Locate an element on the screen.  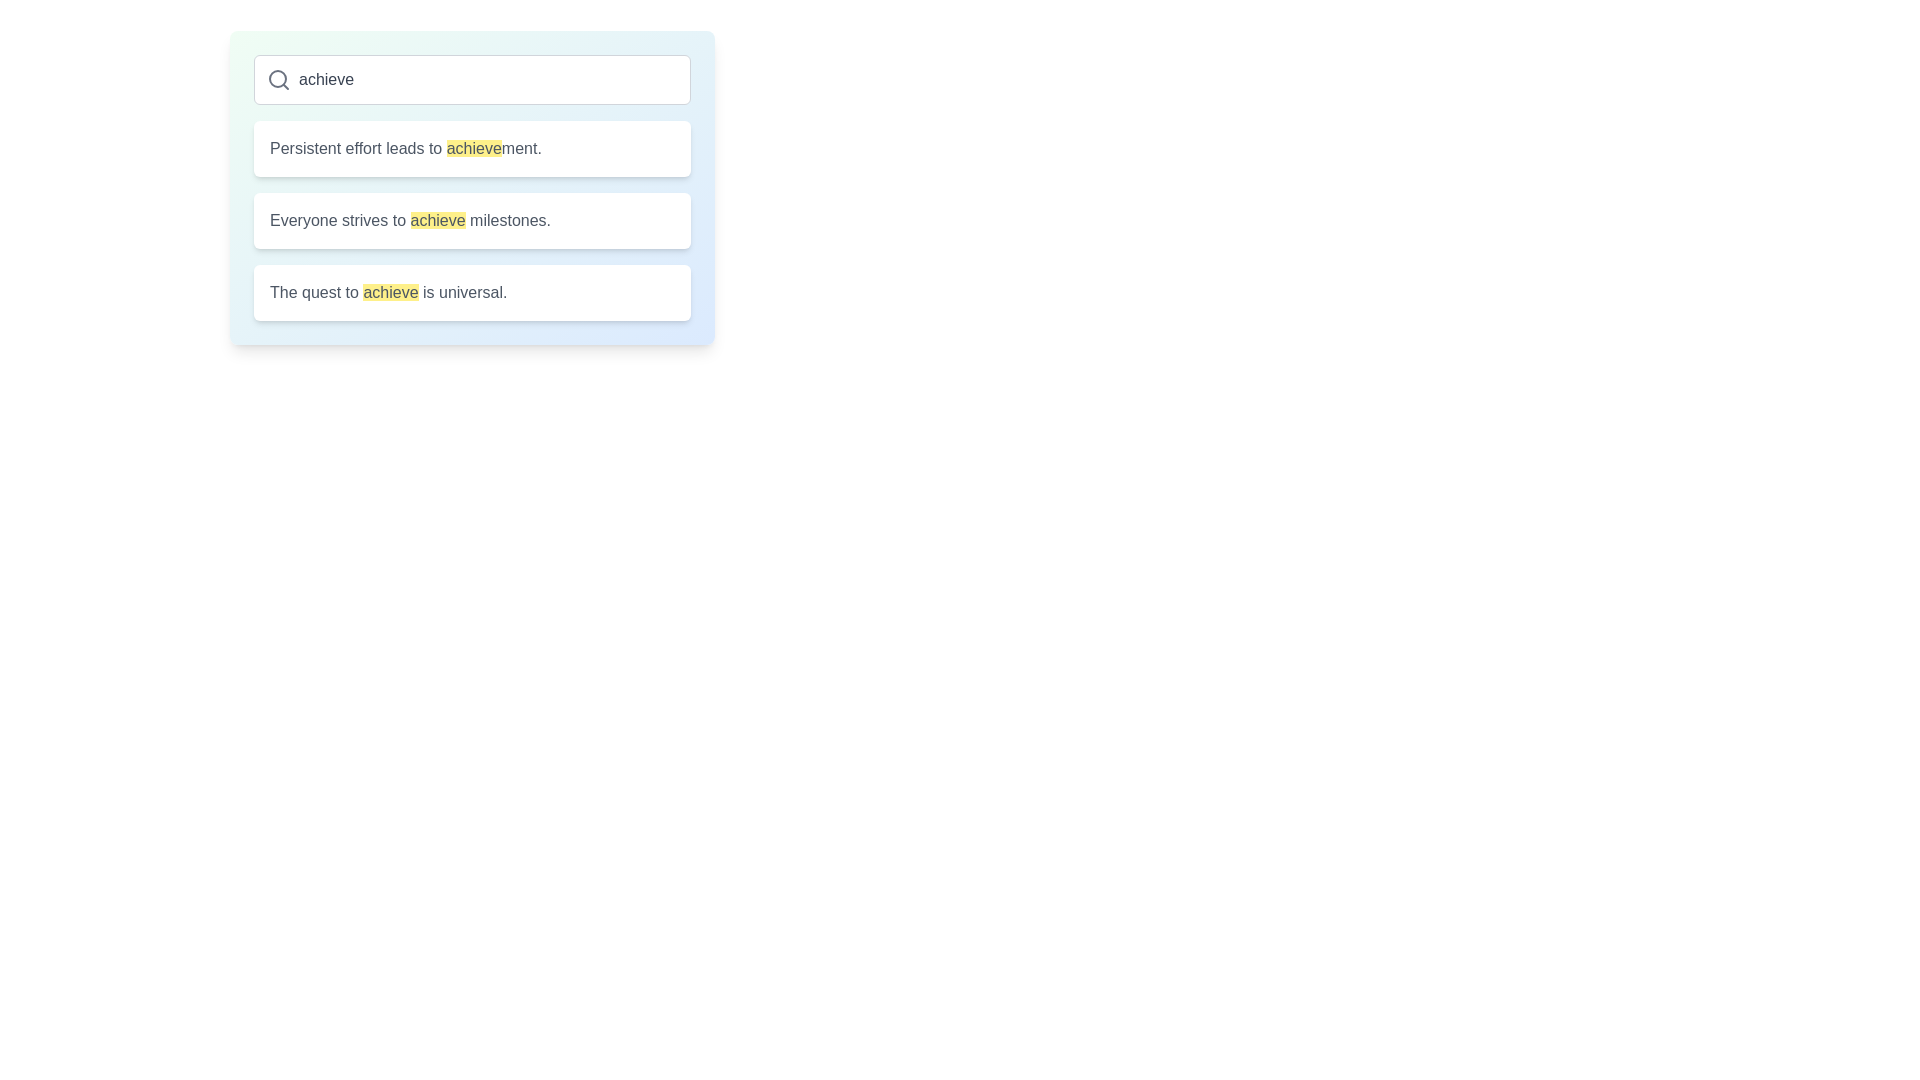
text content from the topmost informational card located directly below the search bar, identified as the first card in a vertical stack of three similar elements is located at coordinates (471, 148).